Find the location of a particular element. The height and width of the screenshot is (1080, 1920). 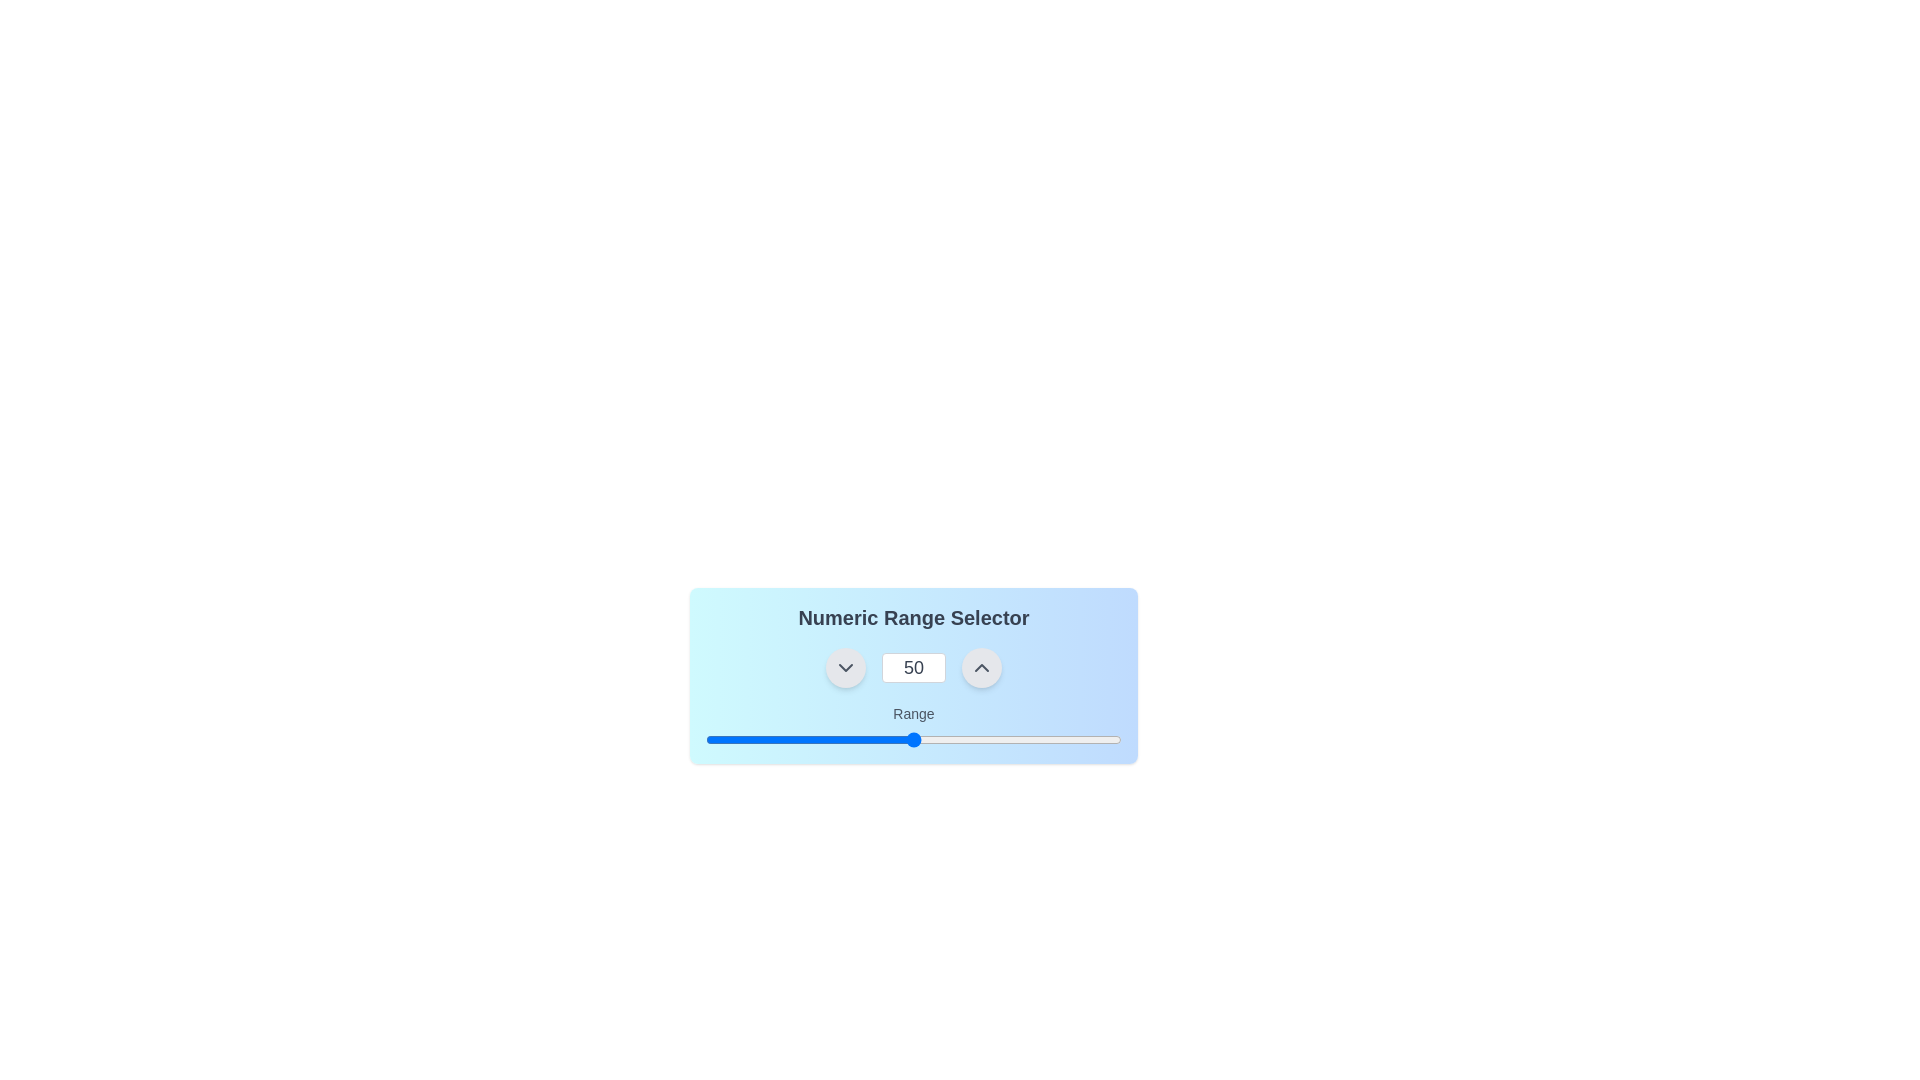

the chevron icon located inside the circular button on the left side of the numeric input interface is located at coordinates (845, 667).